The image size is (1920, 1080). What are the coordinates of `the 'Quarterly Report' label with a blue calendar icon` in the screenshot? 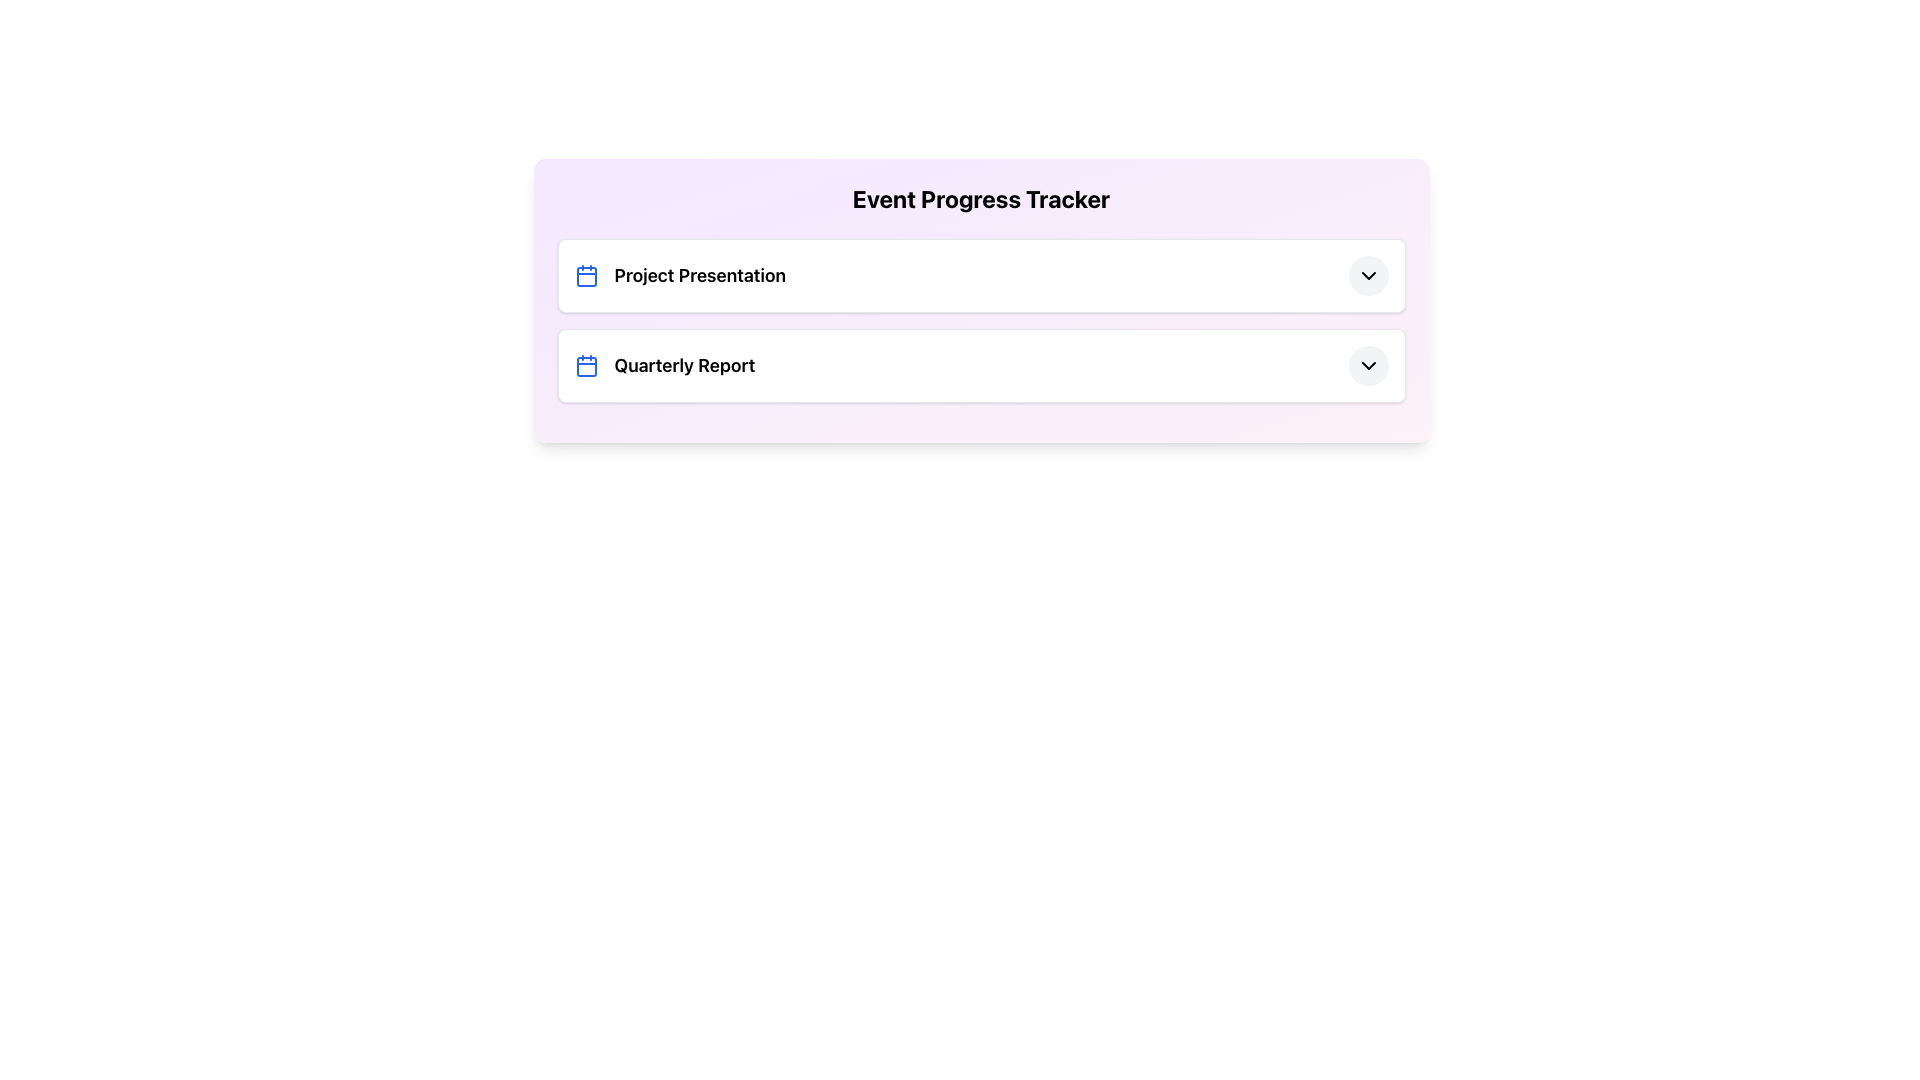 It's located at (664, 366).